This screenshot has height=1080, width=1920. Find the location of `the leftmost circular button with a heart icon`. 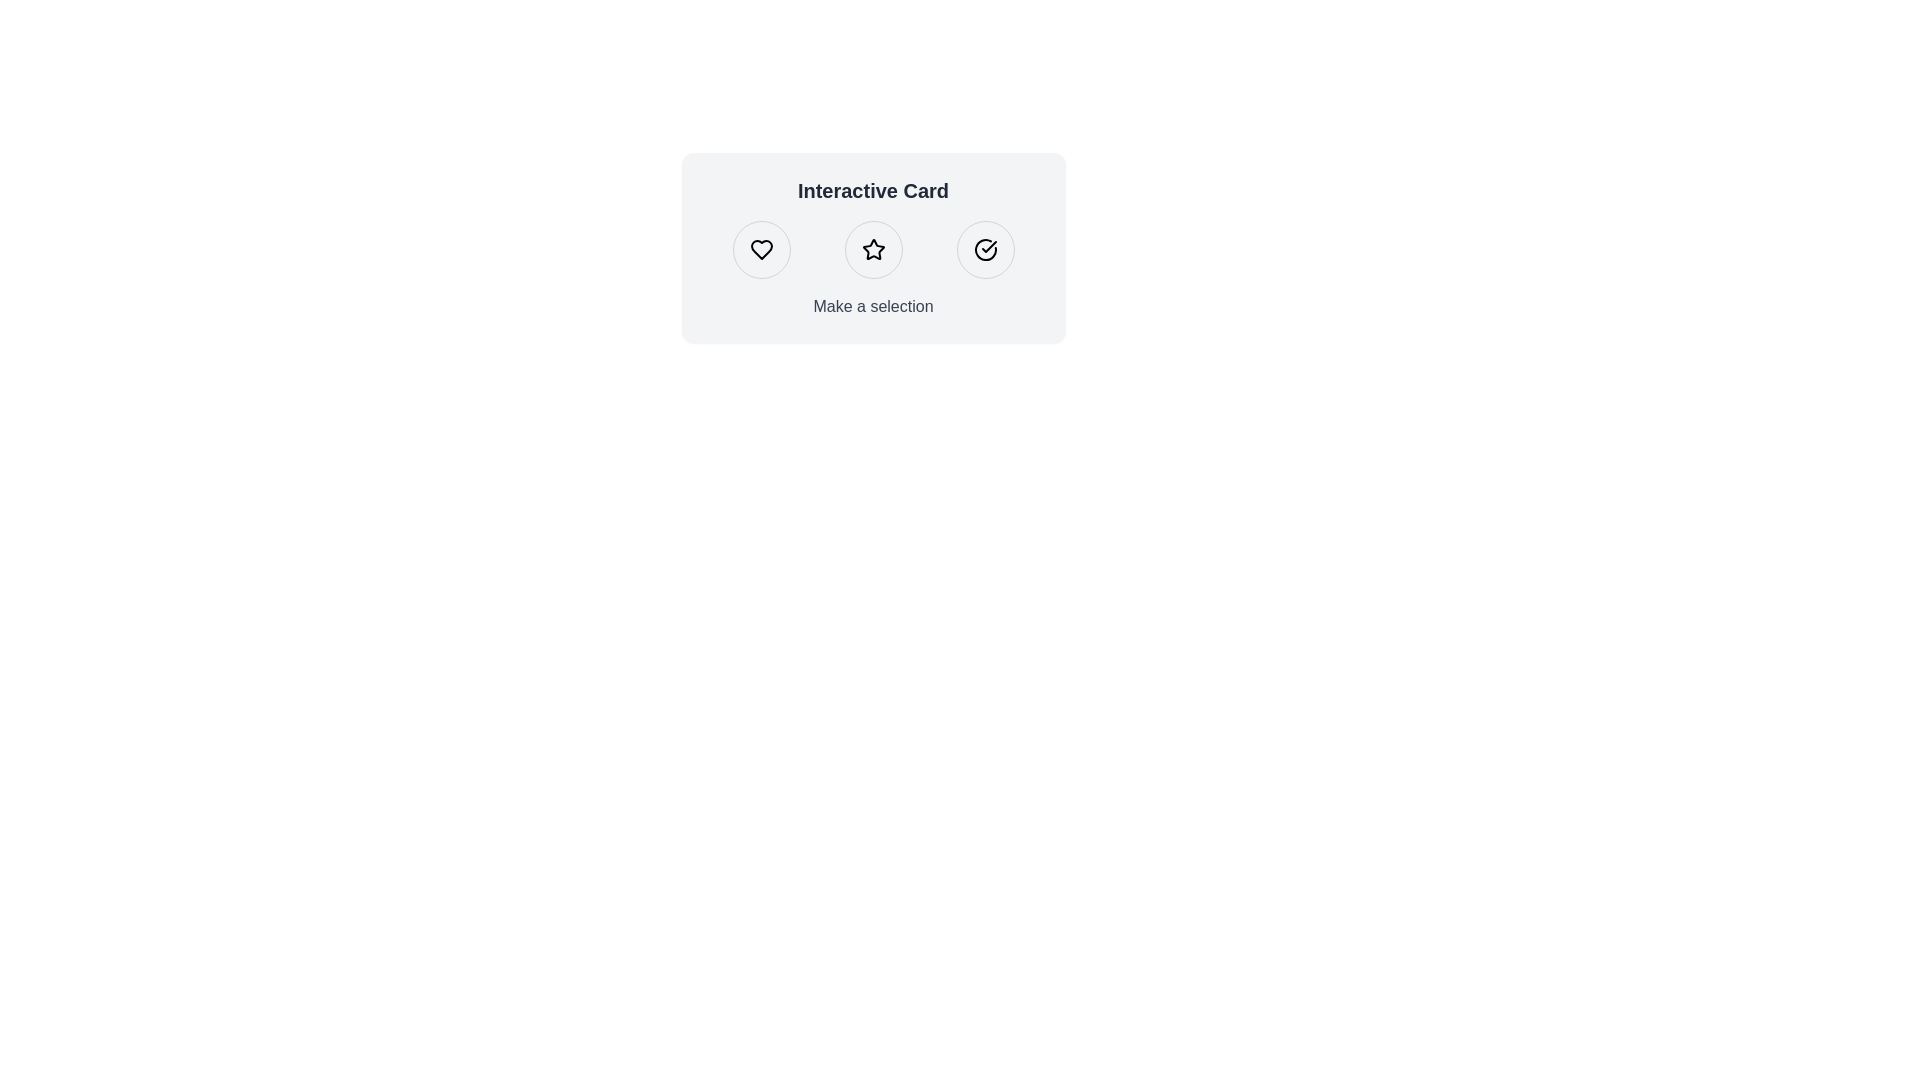

the leftmost circular button with a heart icon is located at coordinates (760, 249).